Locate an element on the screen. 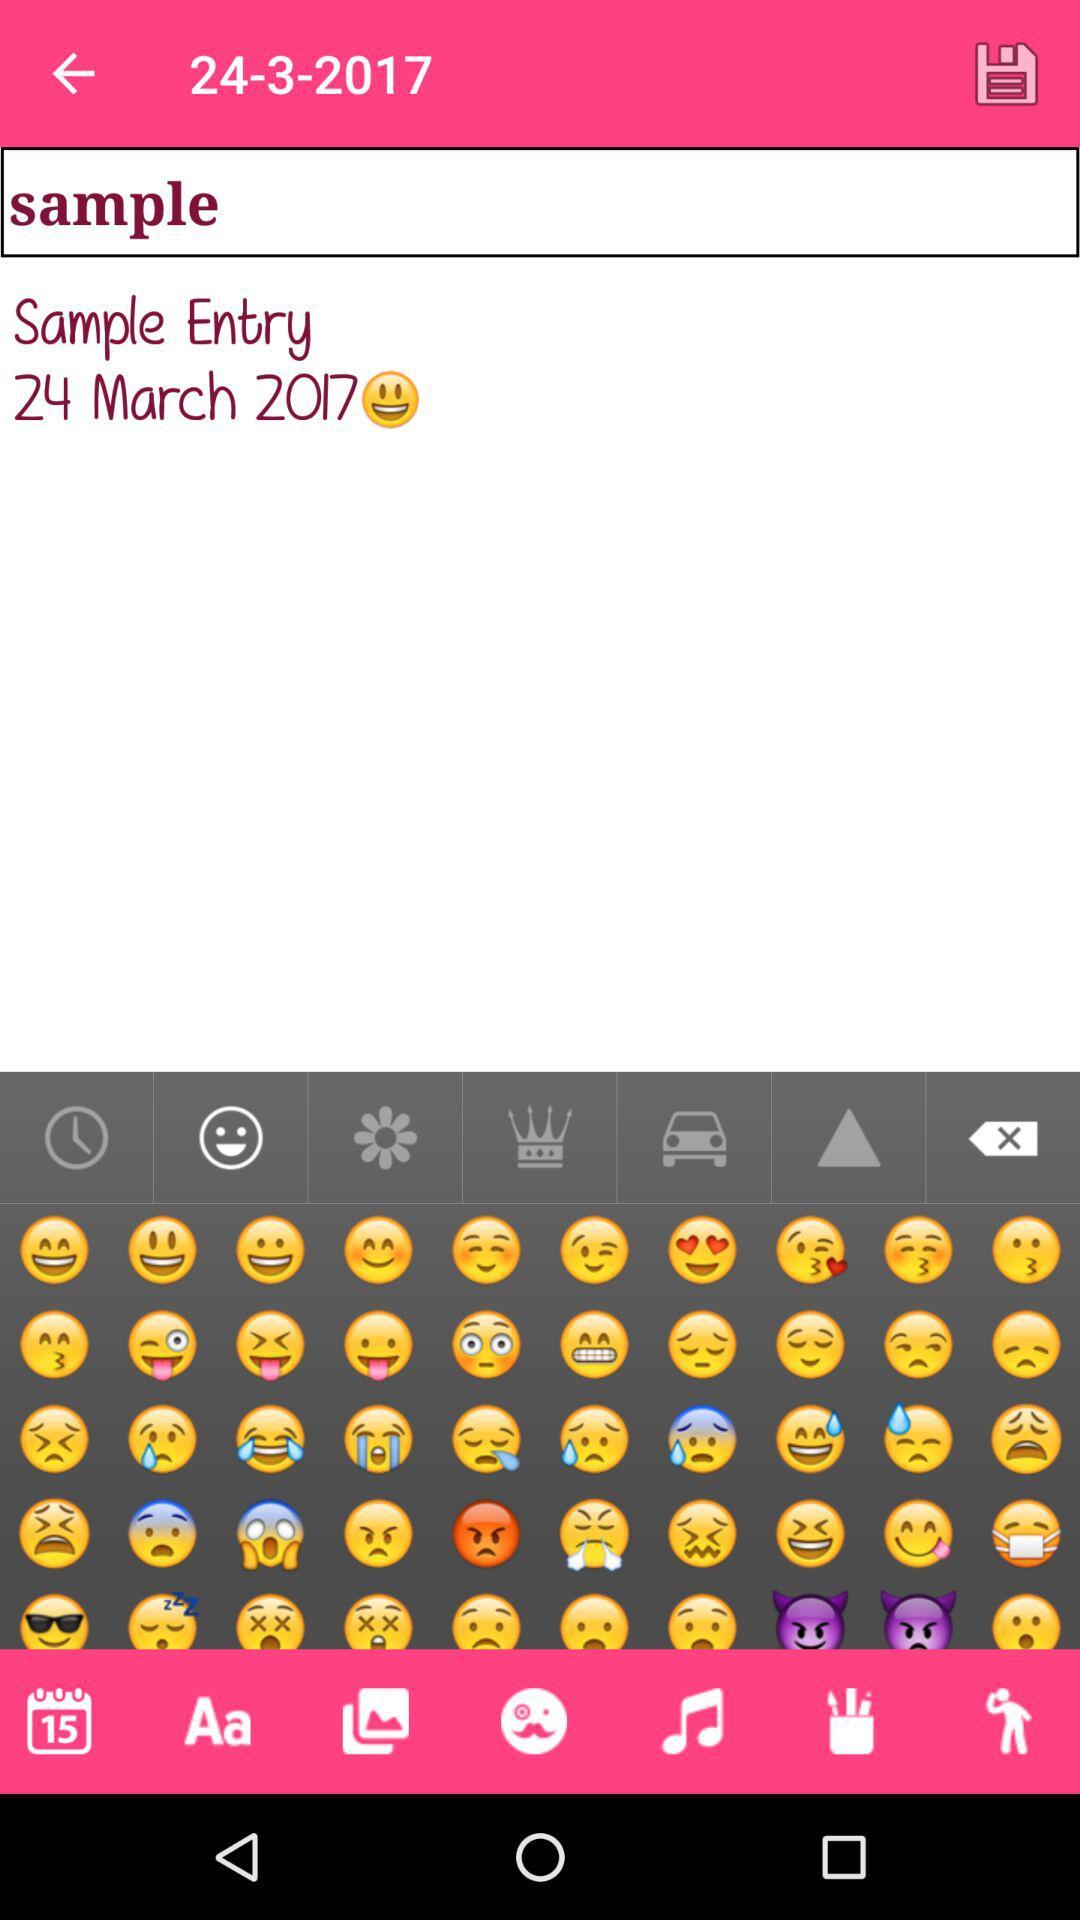  the emoji icon is located at coordinates (229, 1137).